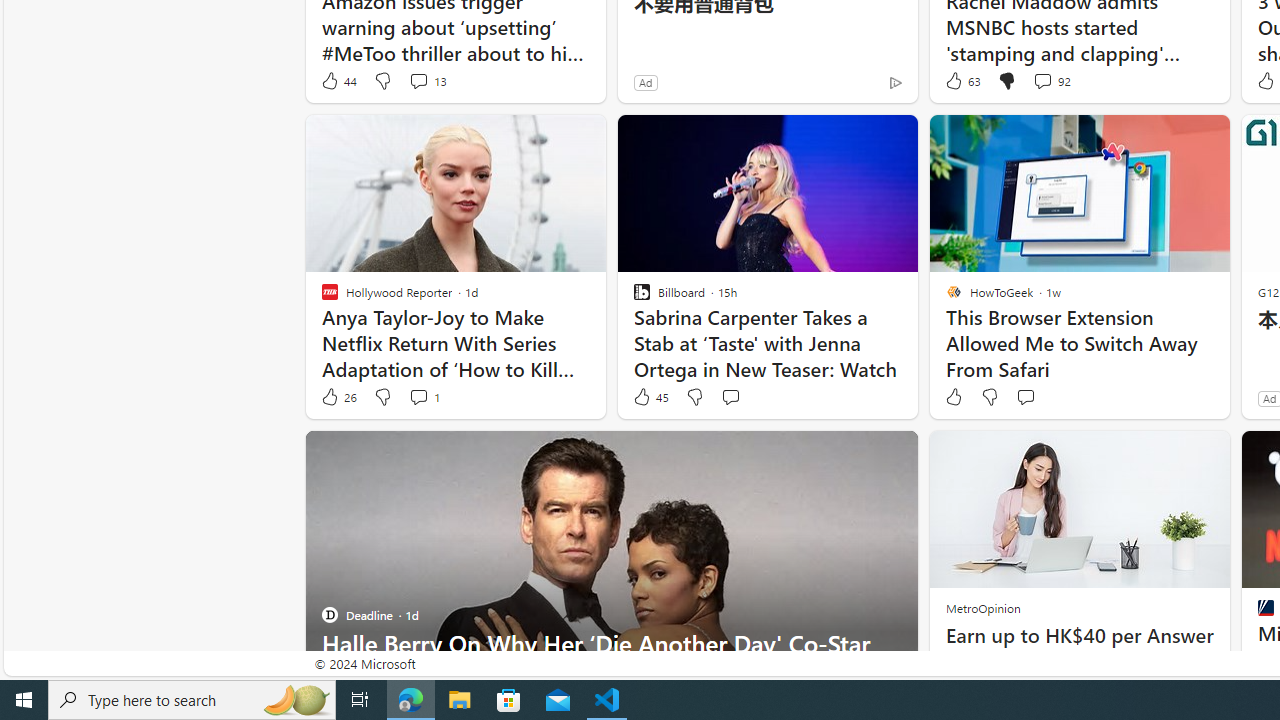 This screenshot has width=1280, height=720. I want to click on '26 Like', so click(337, 397).